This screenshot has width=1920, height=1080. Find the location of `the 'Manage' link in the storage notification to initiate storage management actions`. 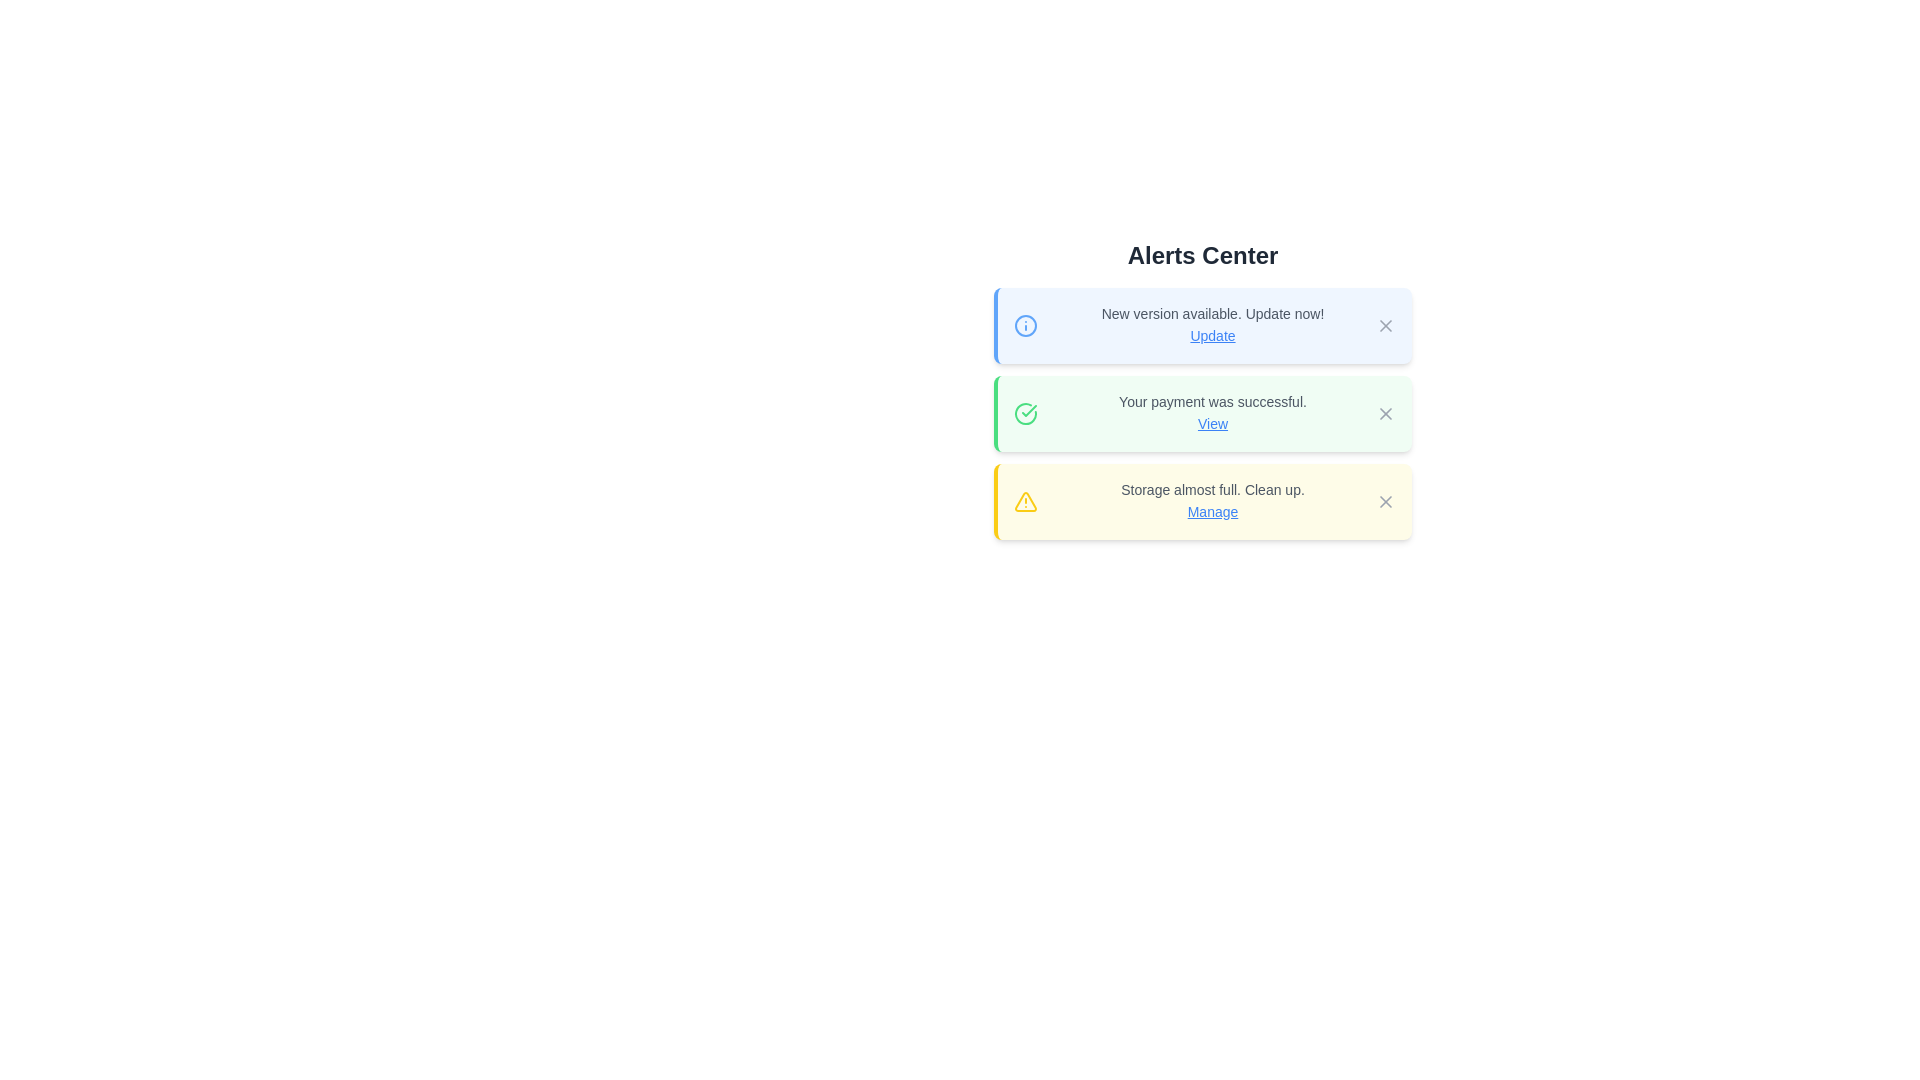

the 'Manage' link in the storage notification to initiate storage management actions is located at coordinates (1202, 500).